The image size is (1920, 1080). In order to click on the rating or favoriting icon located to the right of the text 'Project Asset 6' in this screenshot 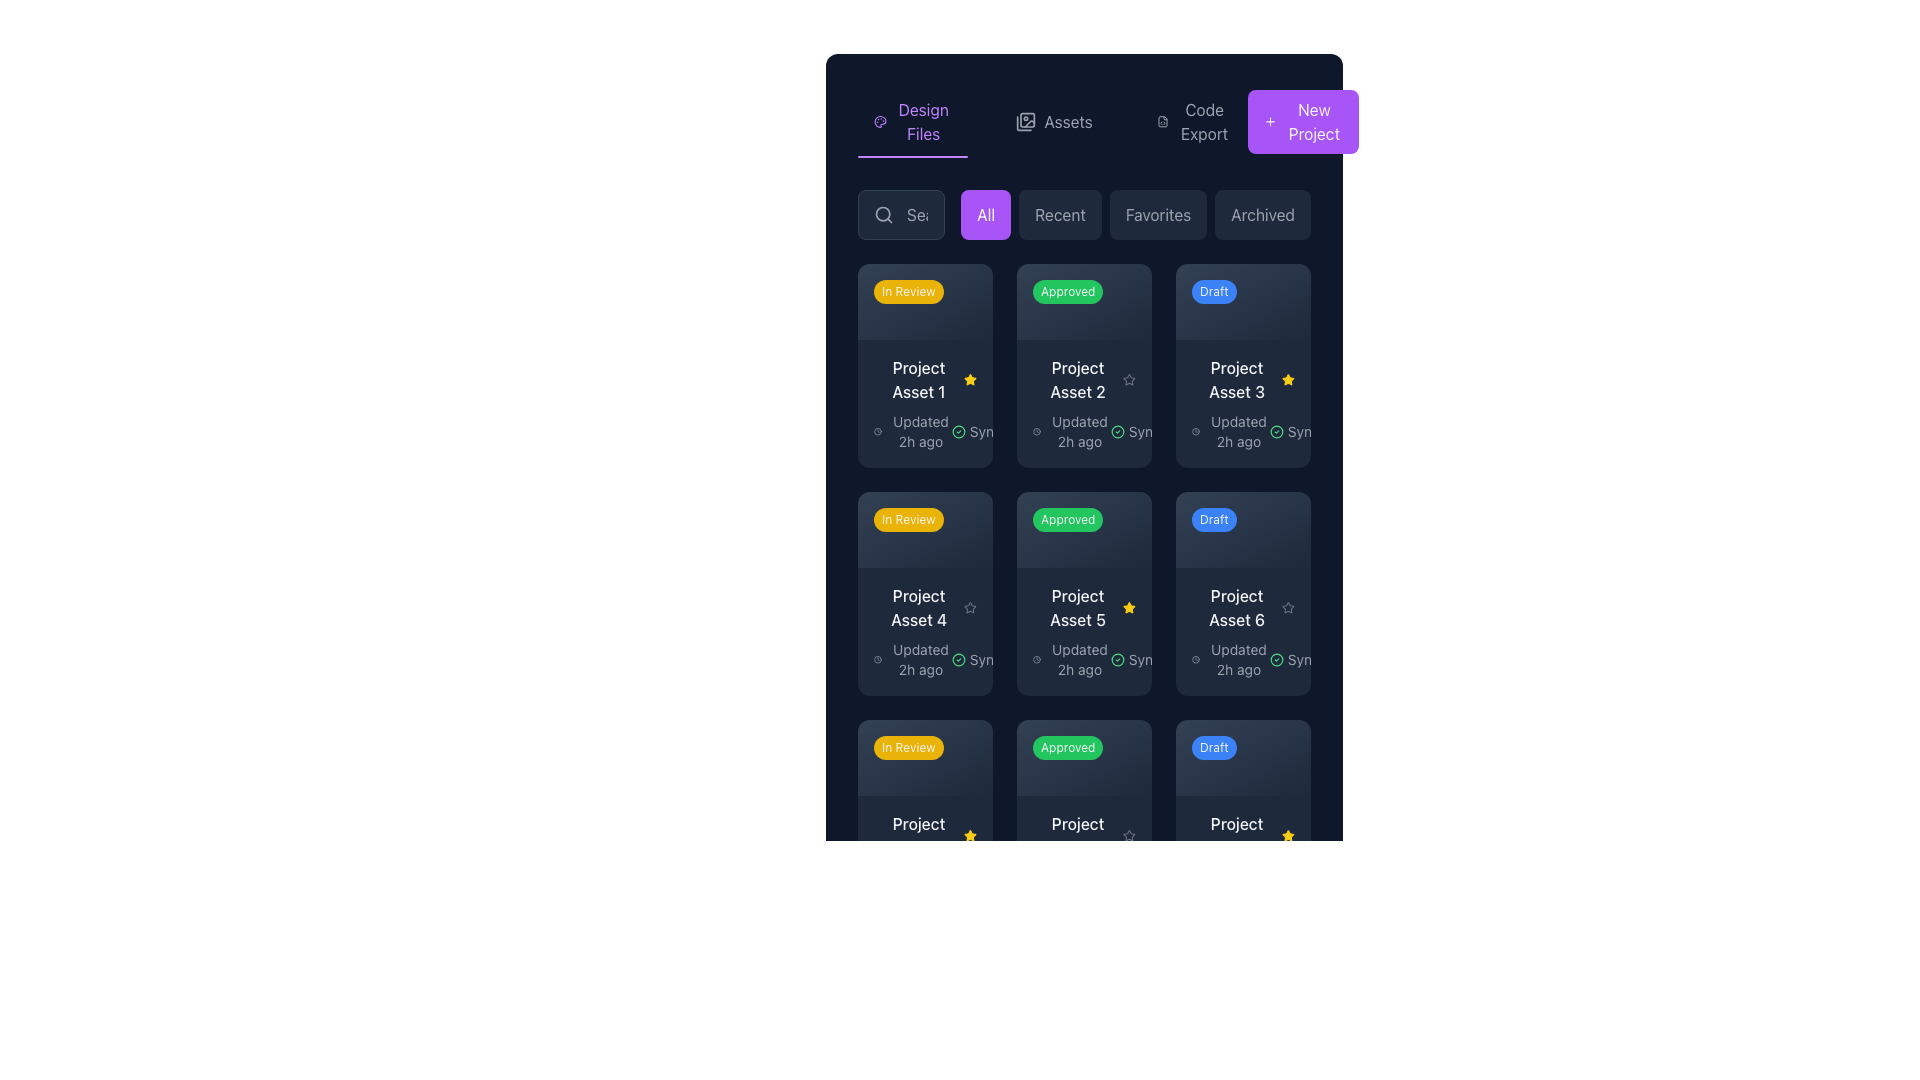, I will do `click(1288, 606)`.